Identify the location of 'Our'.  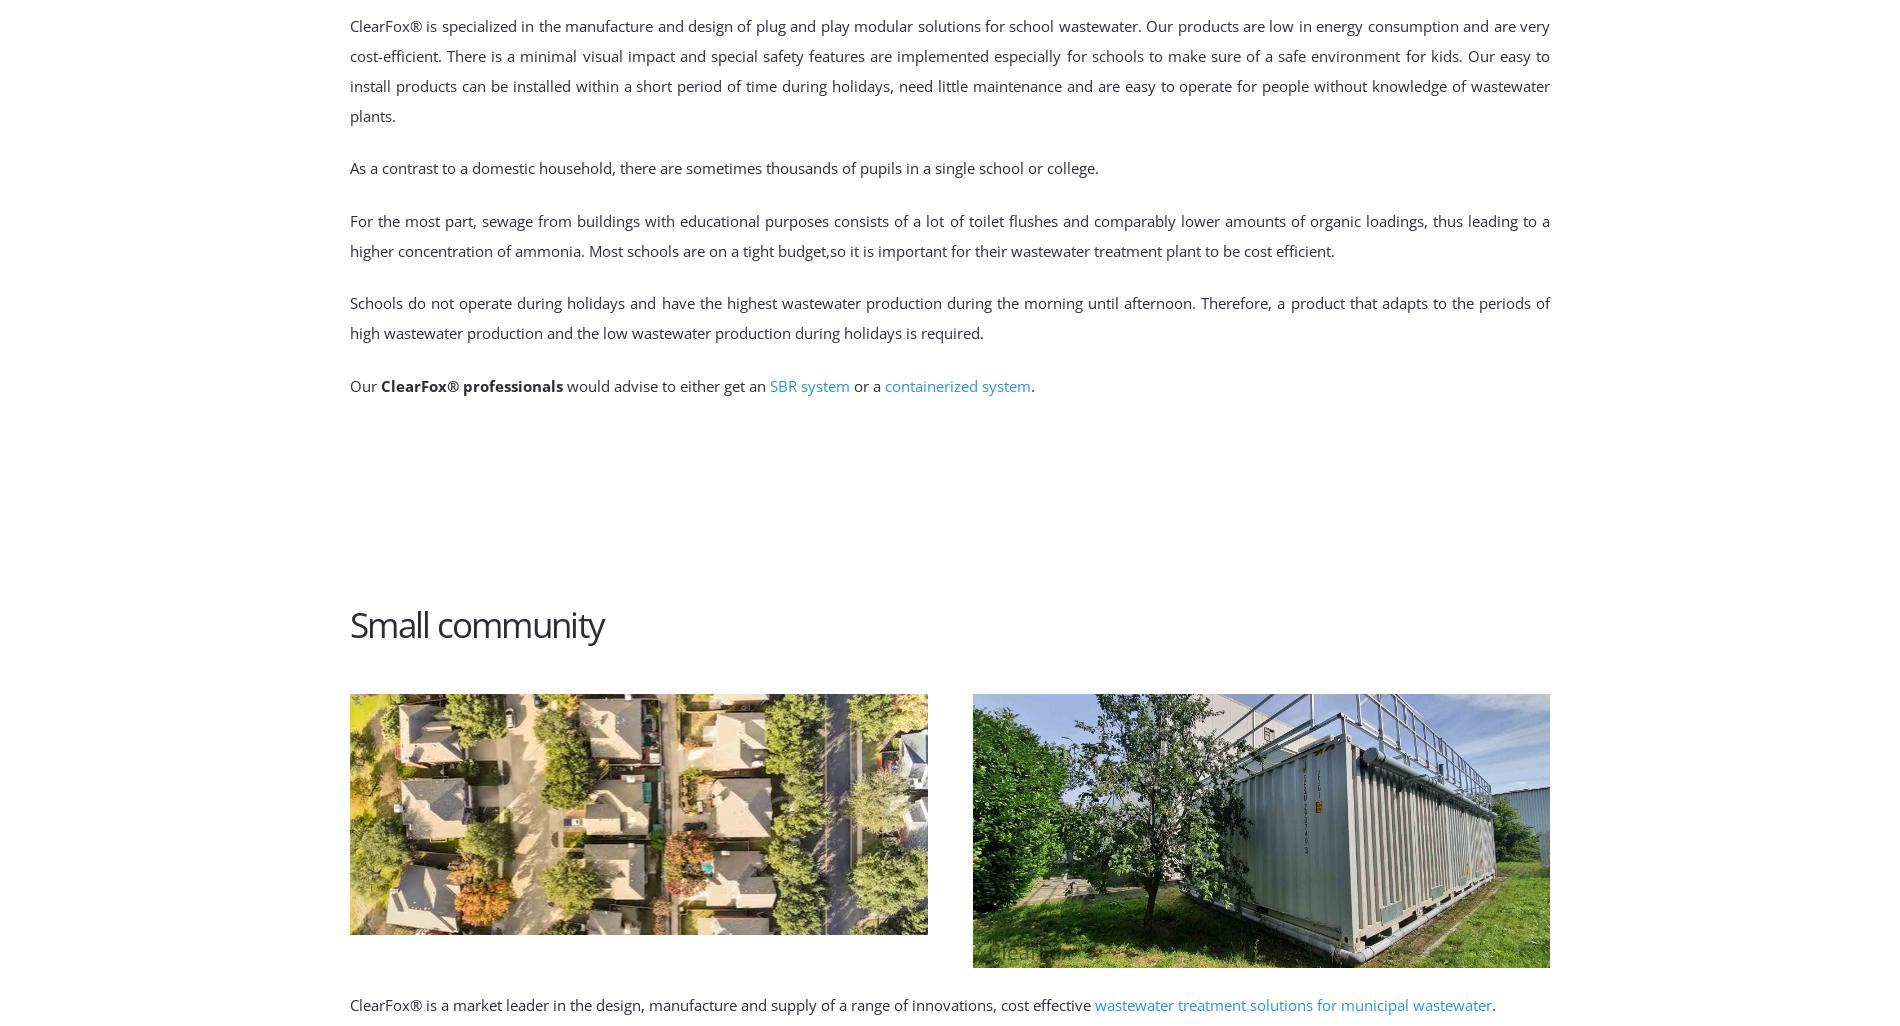
(364, 383).